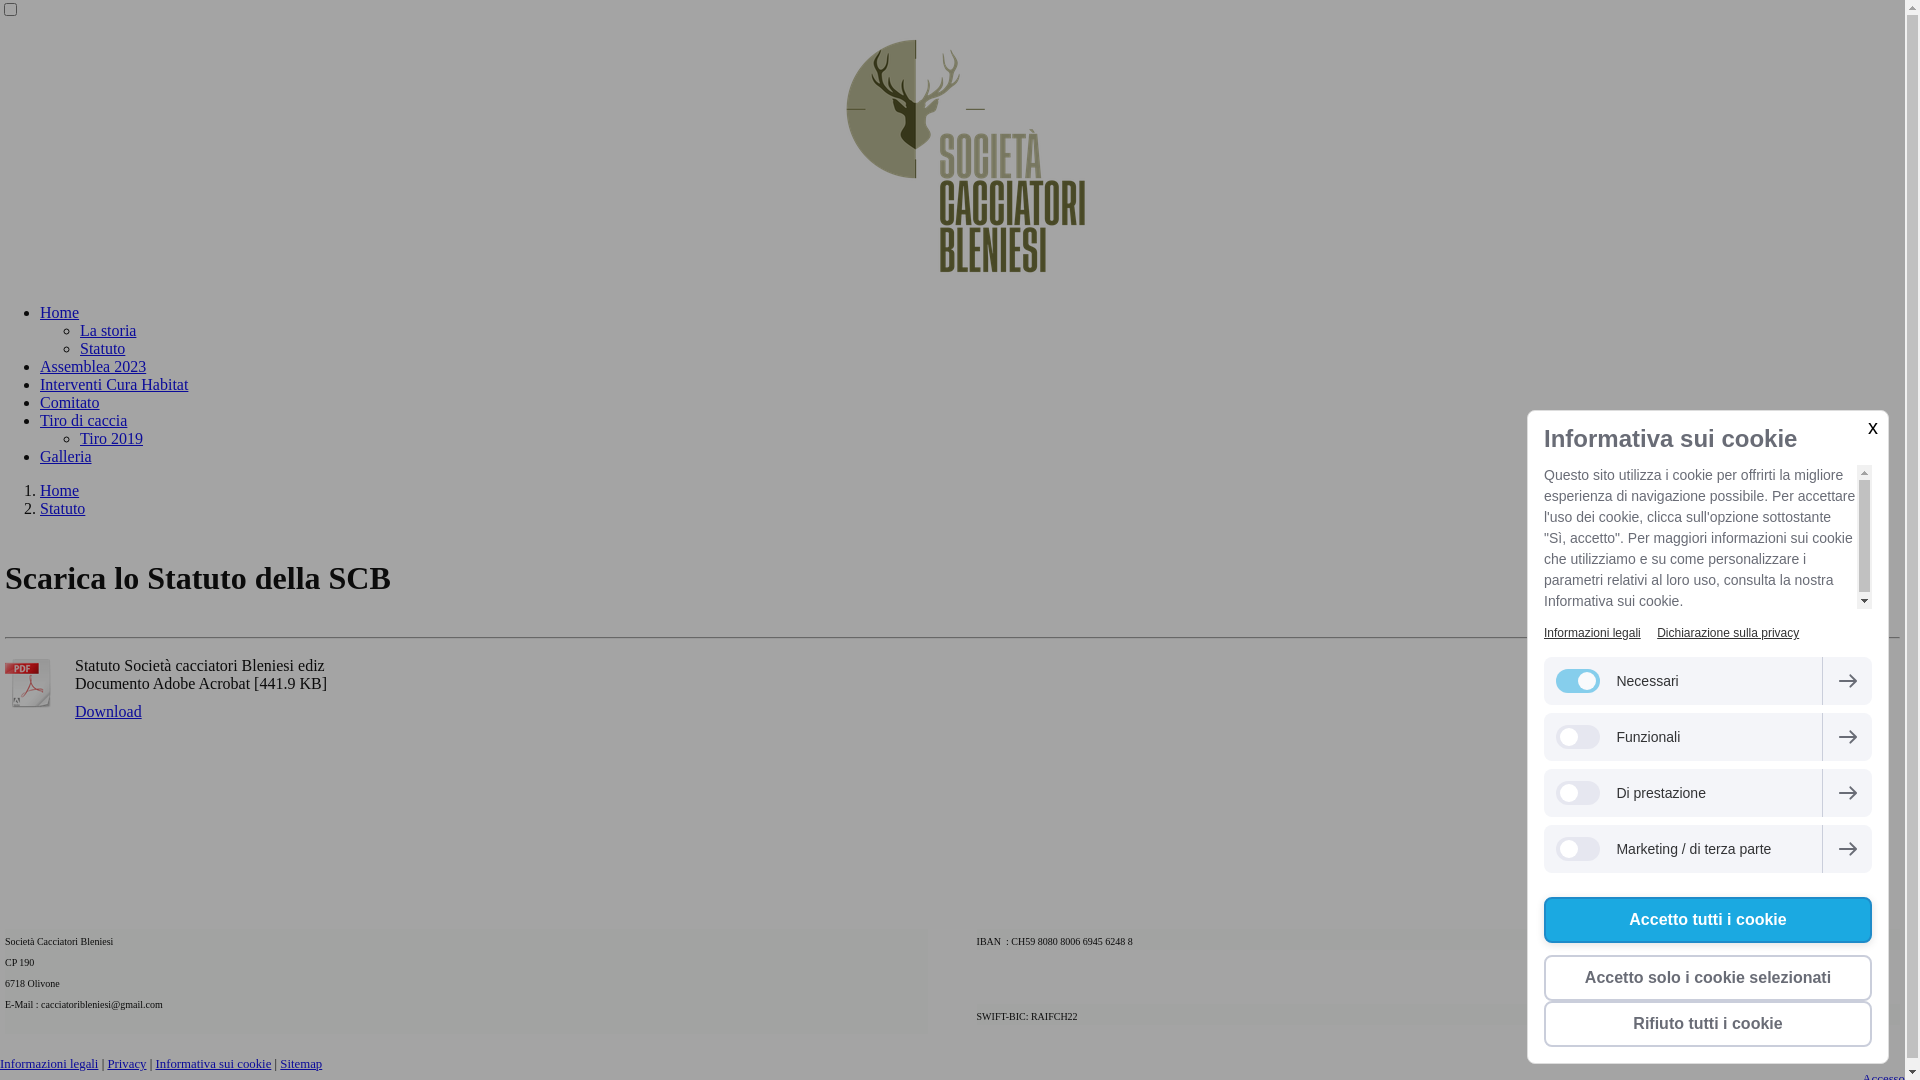 This screenshot has height=1080, width=1920. What do you see at coordinates (1727, 632) in the screenshot?
I see `'Dichiarazione sulla privacy'` at bounding box center [1727, 632].